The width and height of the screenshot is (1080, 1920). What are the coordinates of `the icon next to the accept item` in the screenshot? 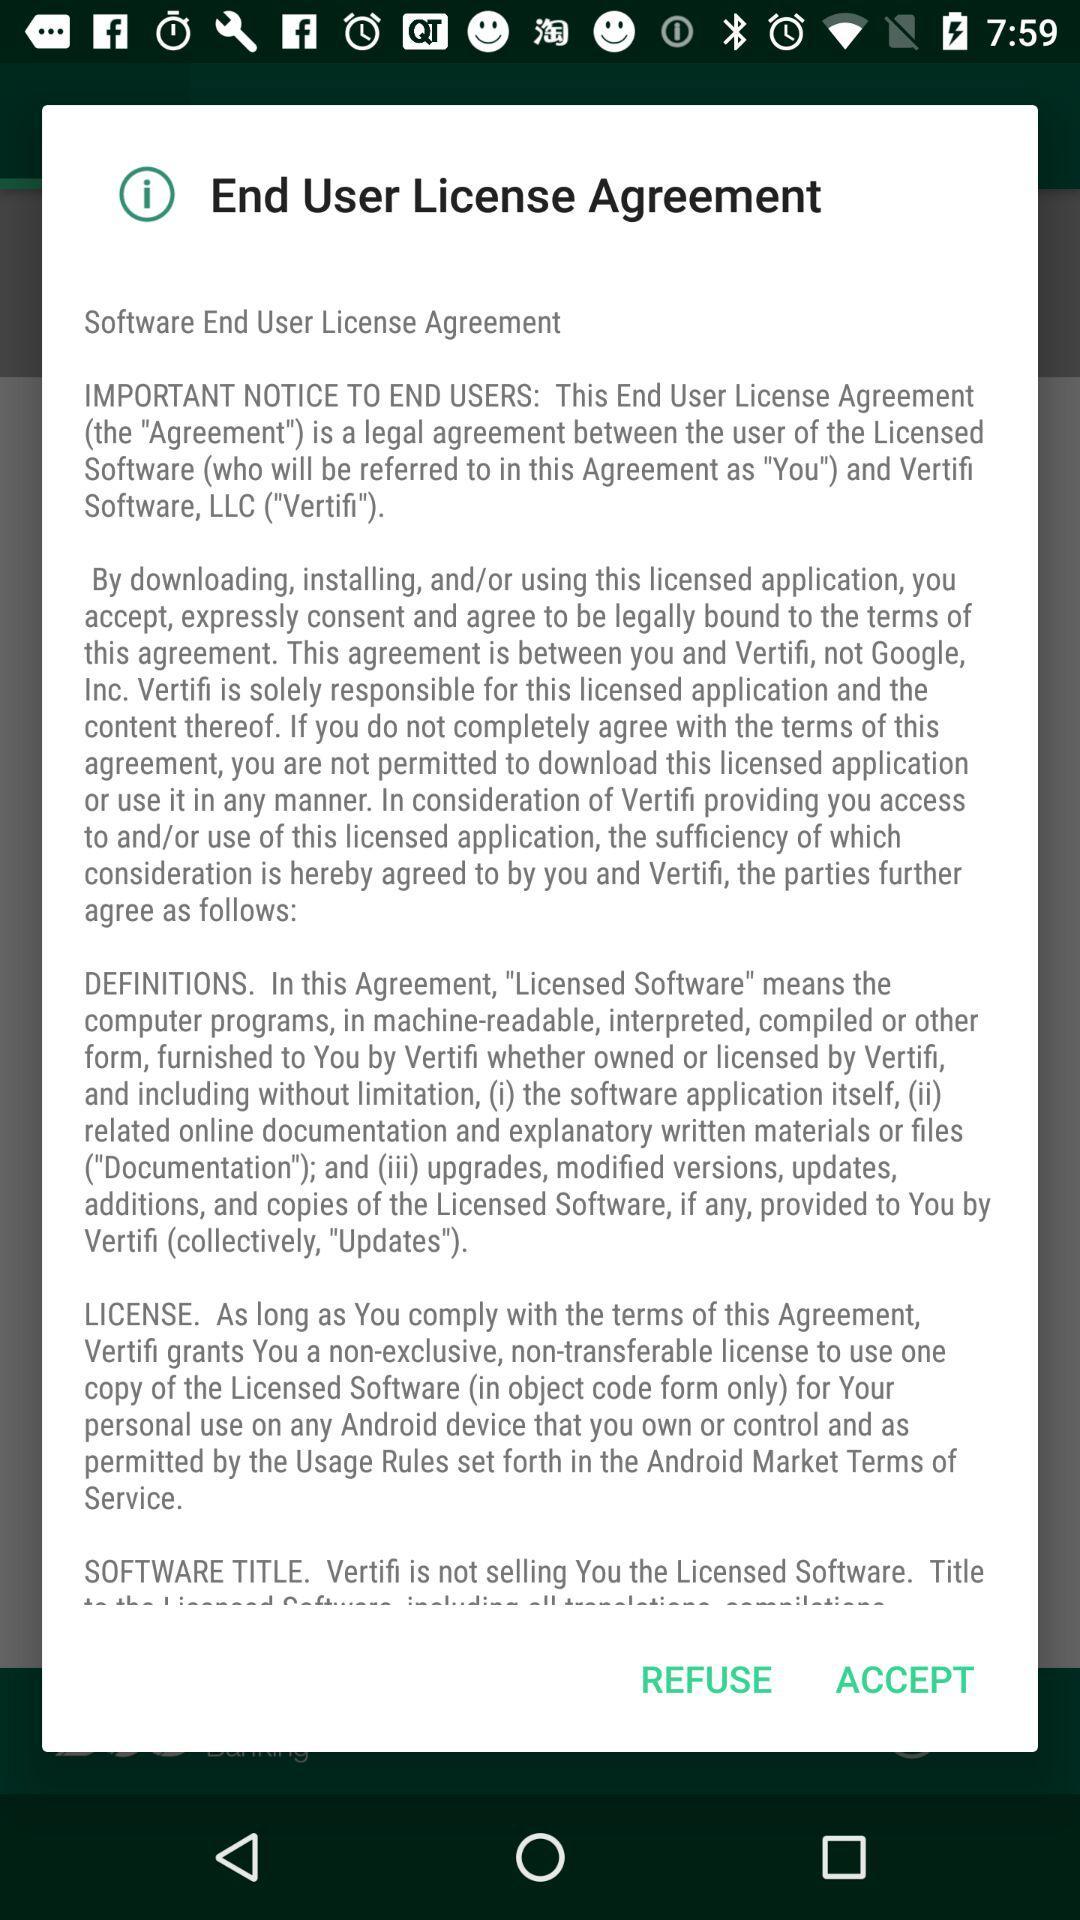 It's located at (705, 1678).